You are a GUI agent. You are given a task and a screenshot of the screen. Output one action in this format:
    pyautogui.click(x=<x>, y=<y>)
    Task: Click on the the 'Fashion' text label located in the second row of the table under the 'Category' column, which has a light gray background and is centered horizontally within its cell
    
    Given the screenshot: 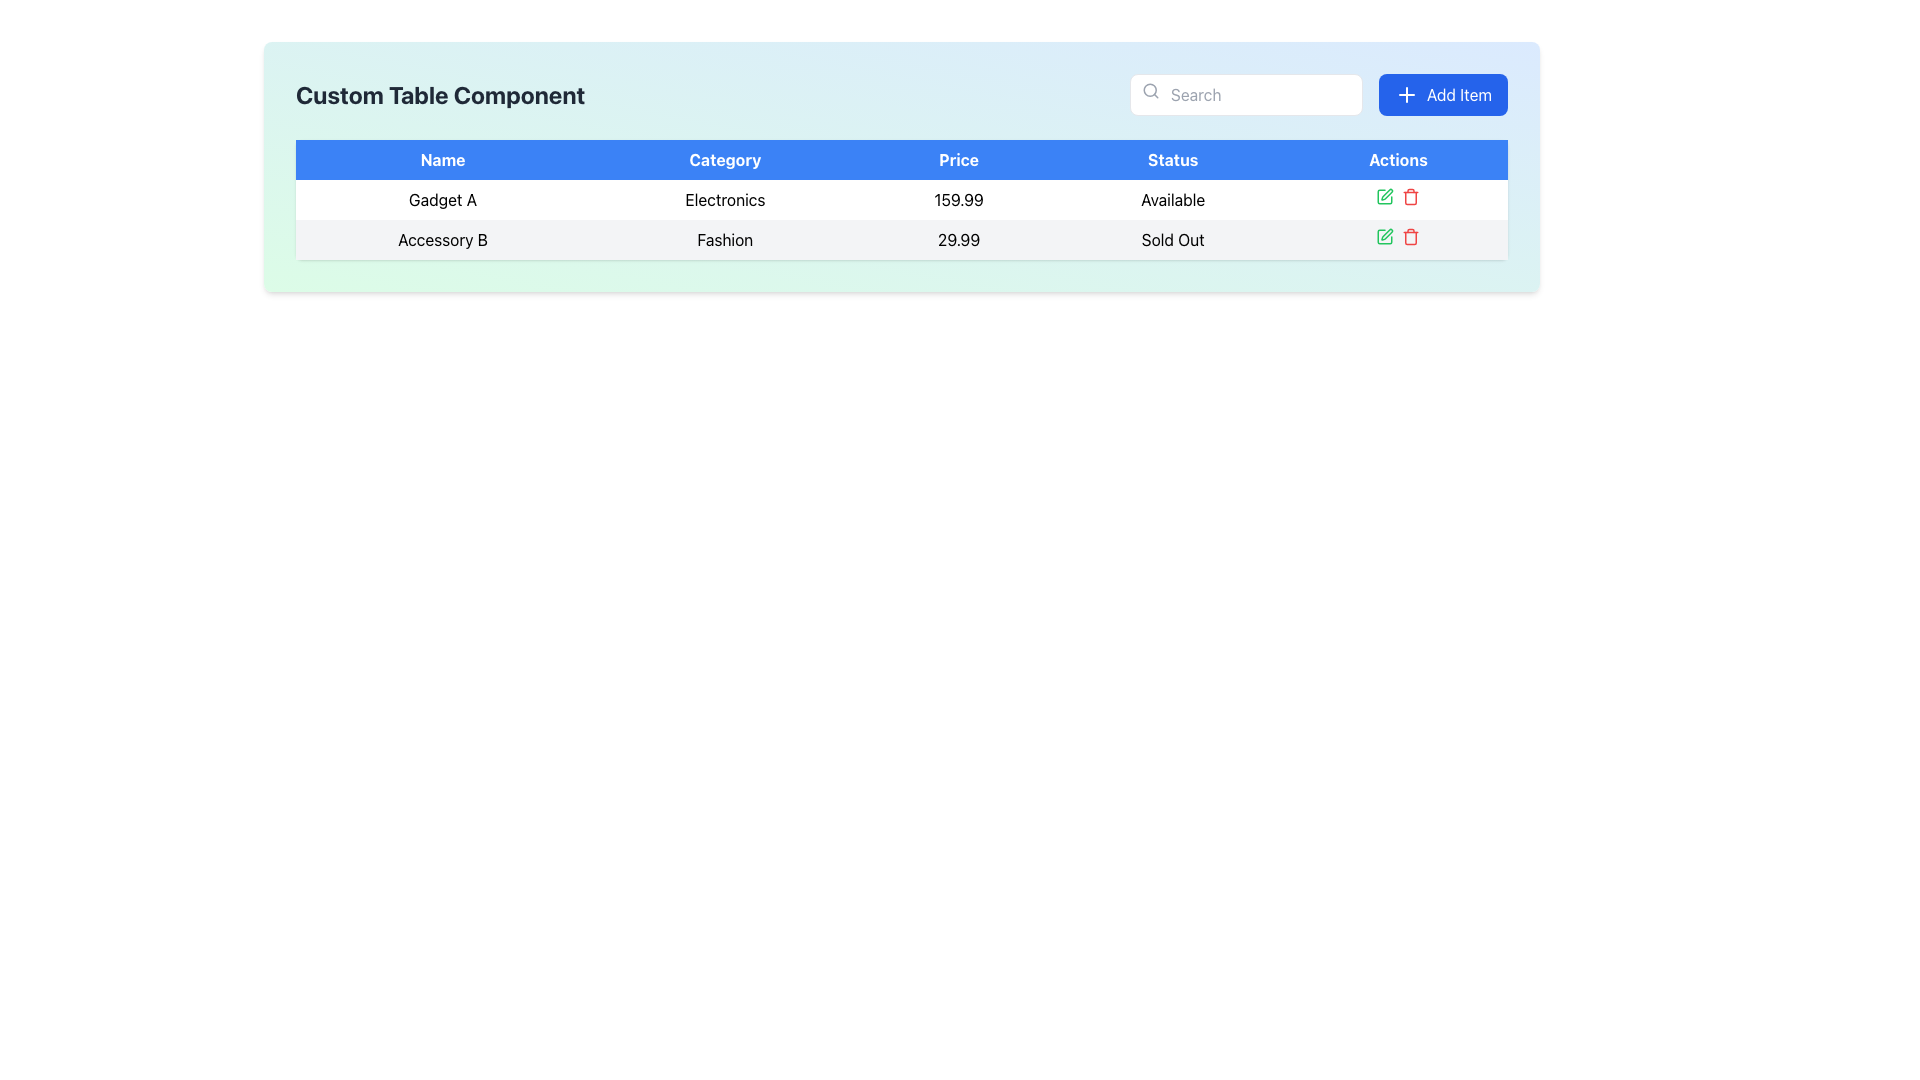 What is the action you would take?
    pyautogui.click(x=724, y=238)
    